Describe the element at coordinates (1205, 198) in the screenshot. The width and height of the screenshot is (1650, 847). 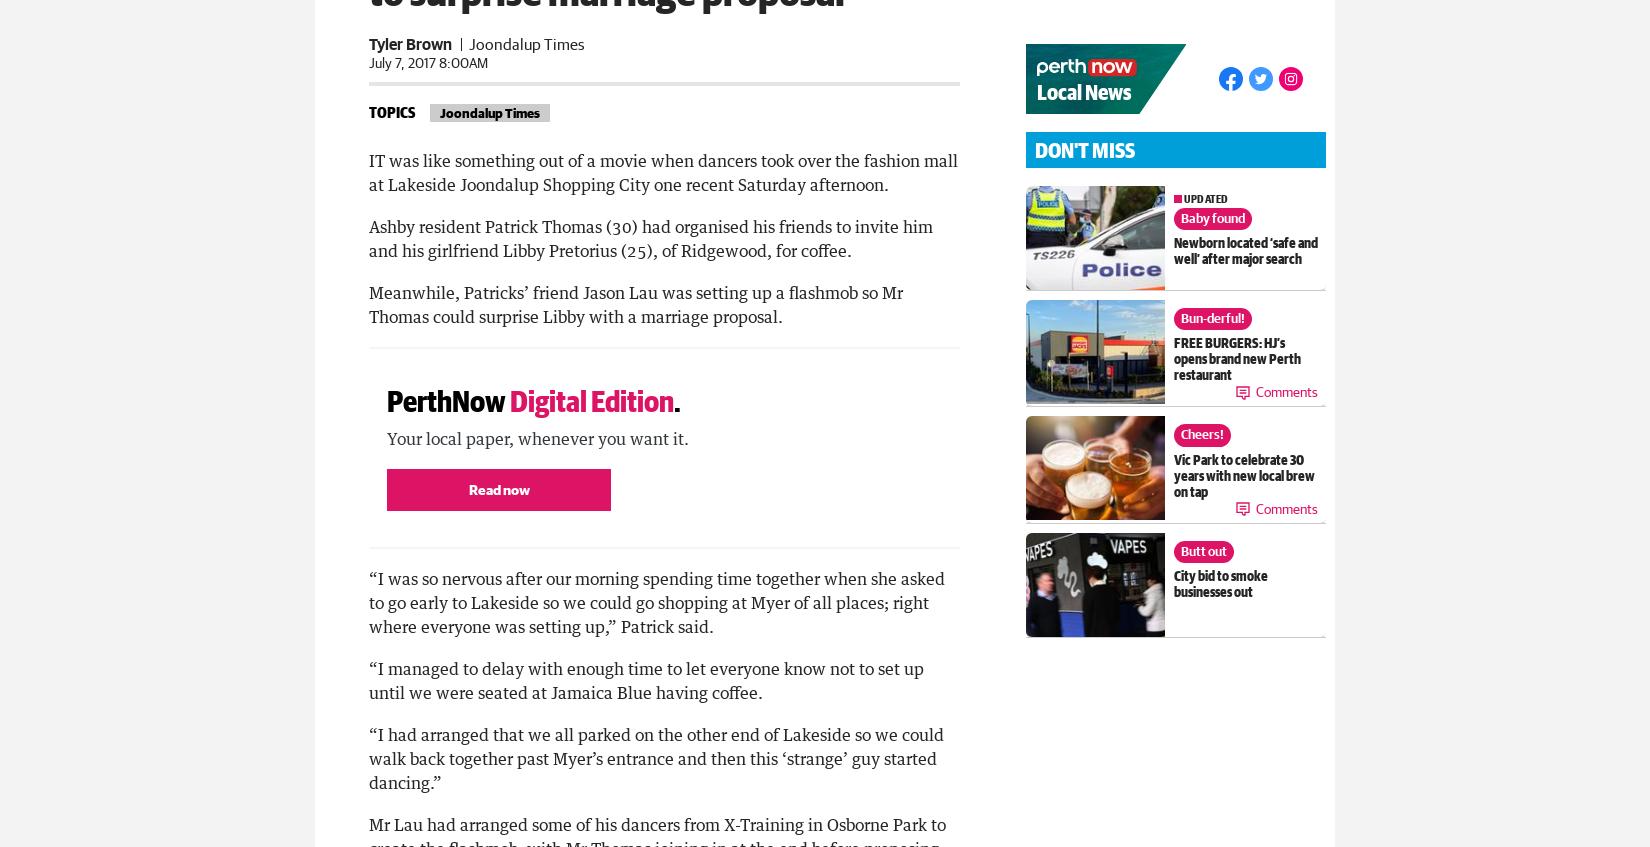
I see `'updated'` at that location.